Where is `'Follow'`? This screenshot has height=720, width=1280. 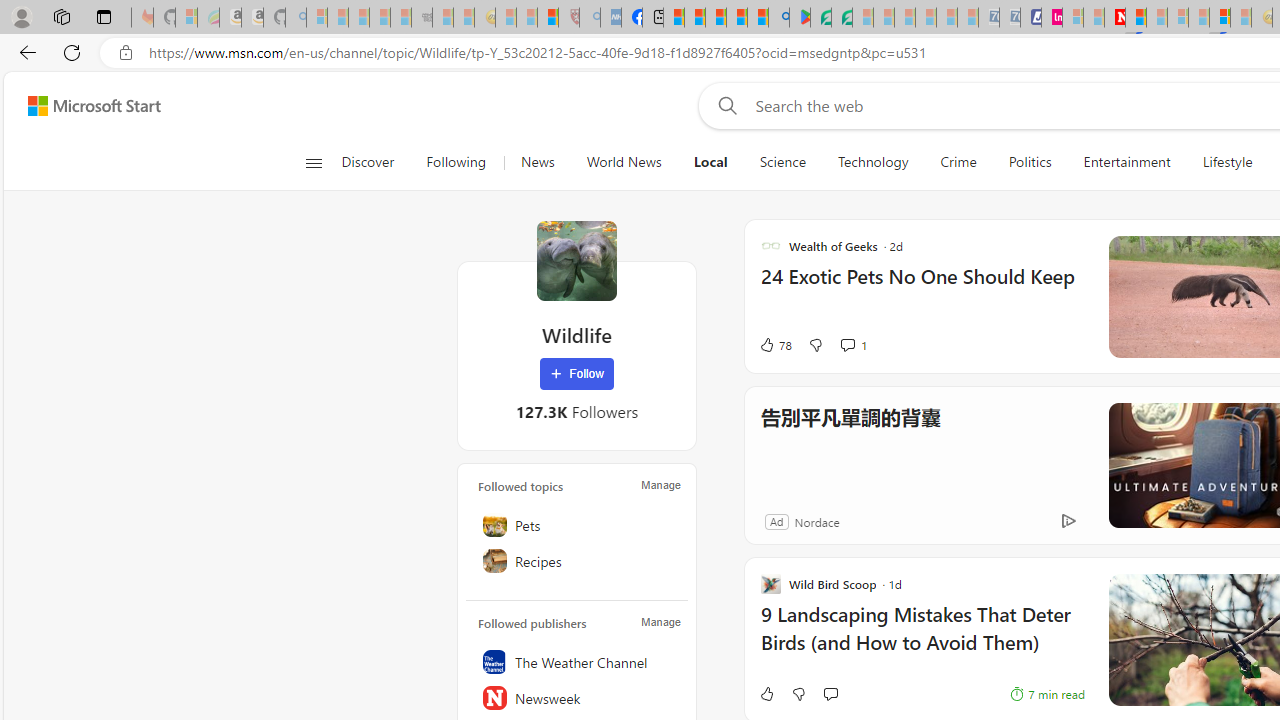
'Follow' is located at coordinates (576, 374).